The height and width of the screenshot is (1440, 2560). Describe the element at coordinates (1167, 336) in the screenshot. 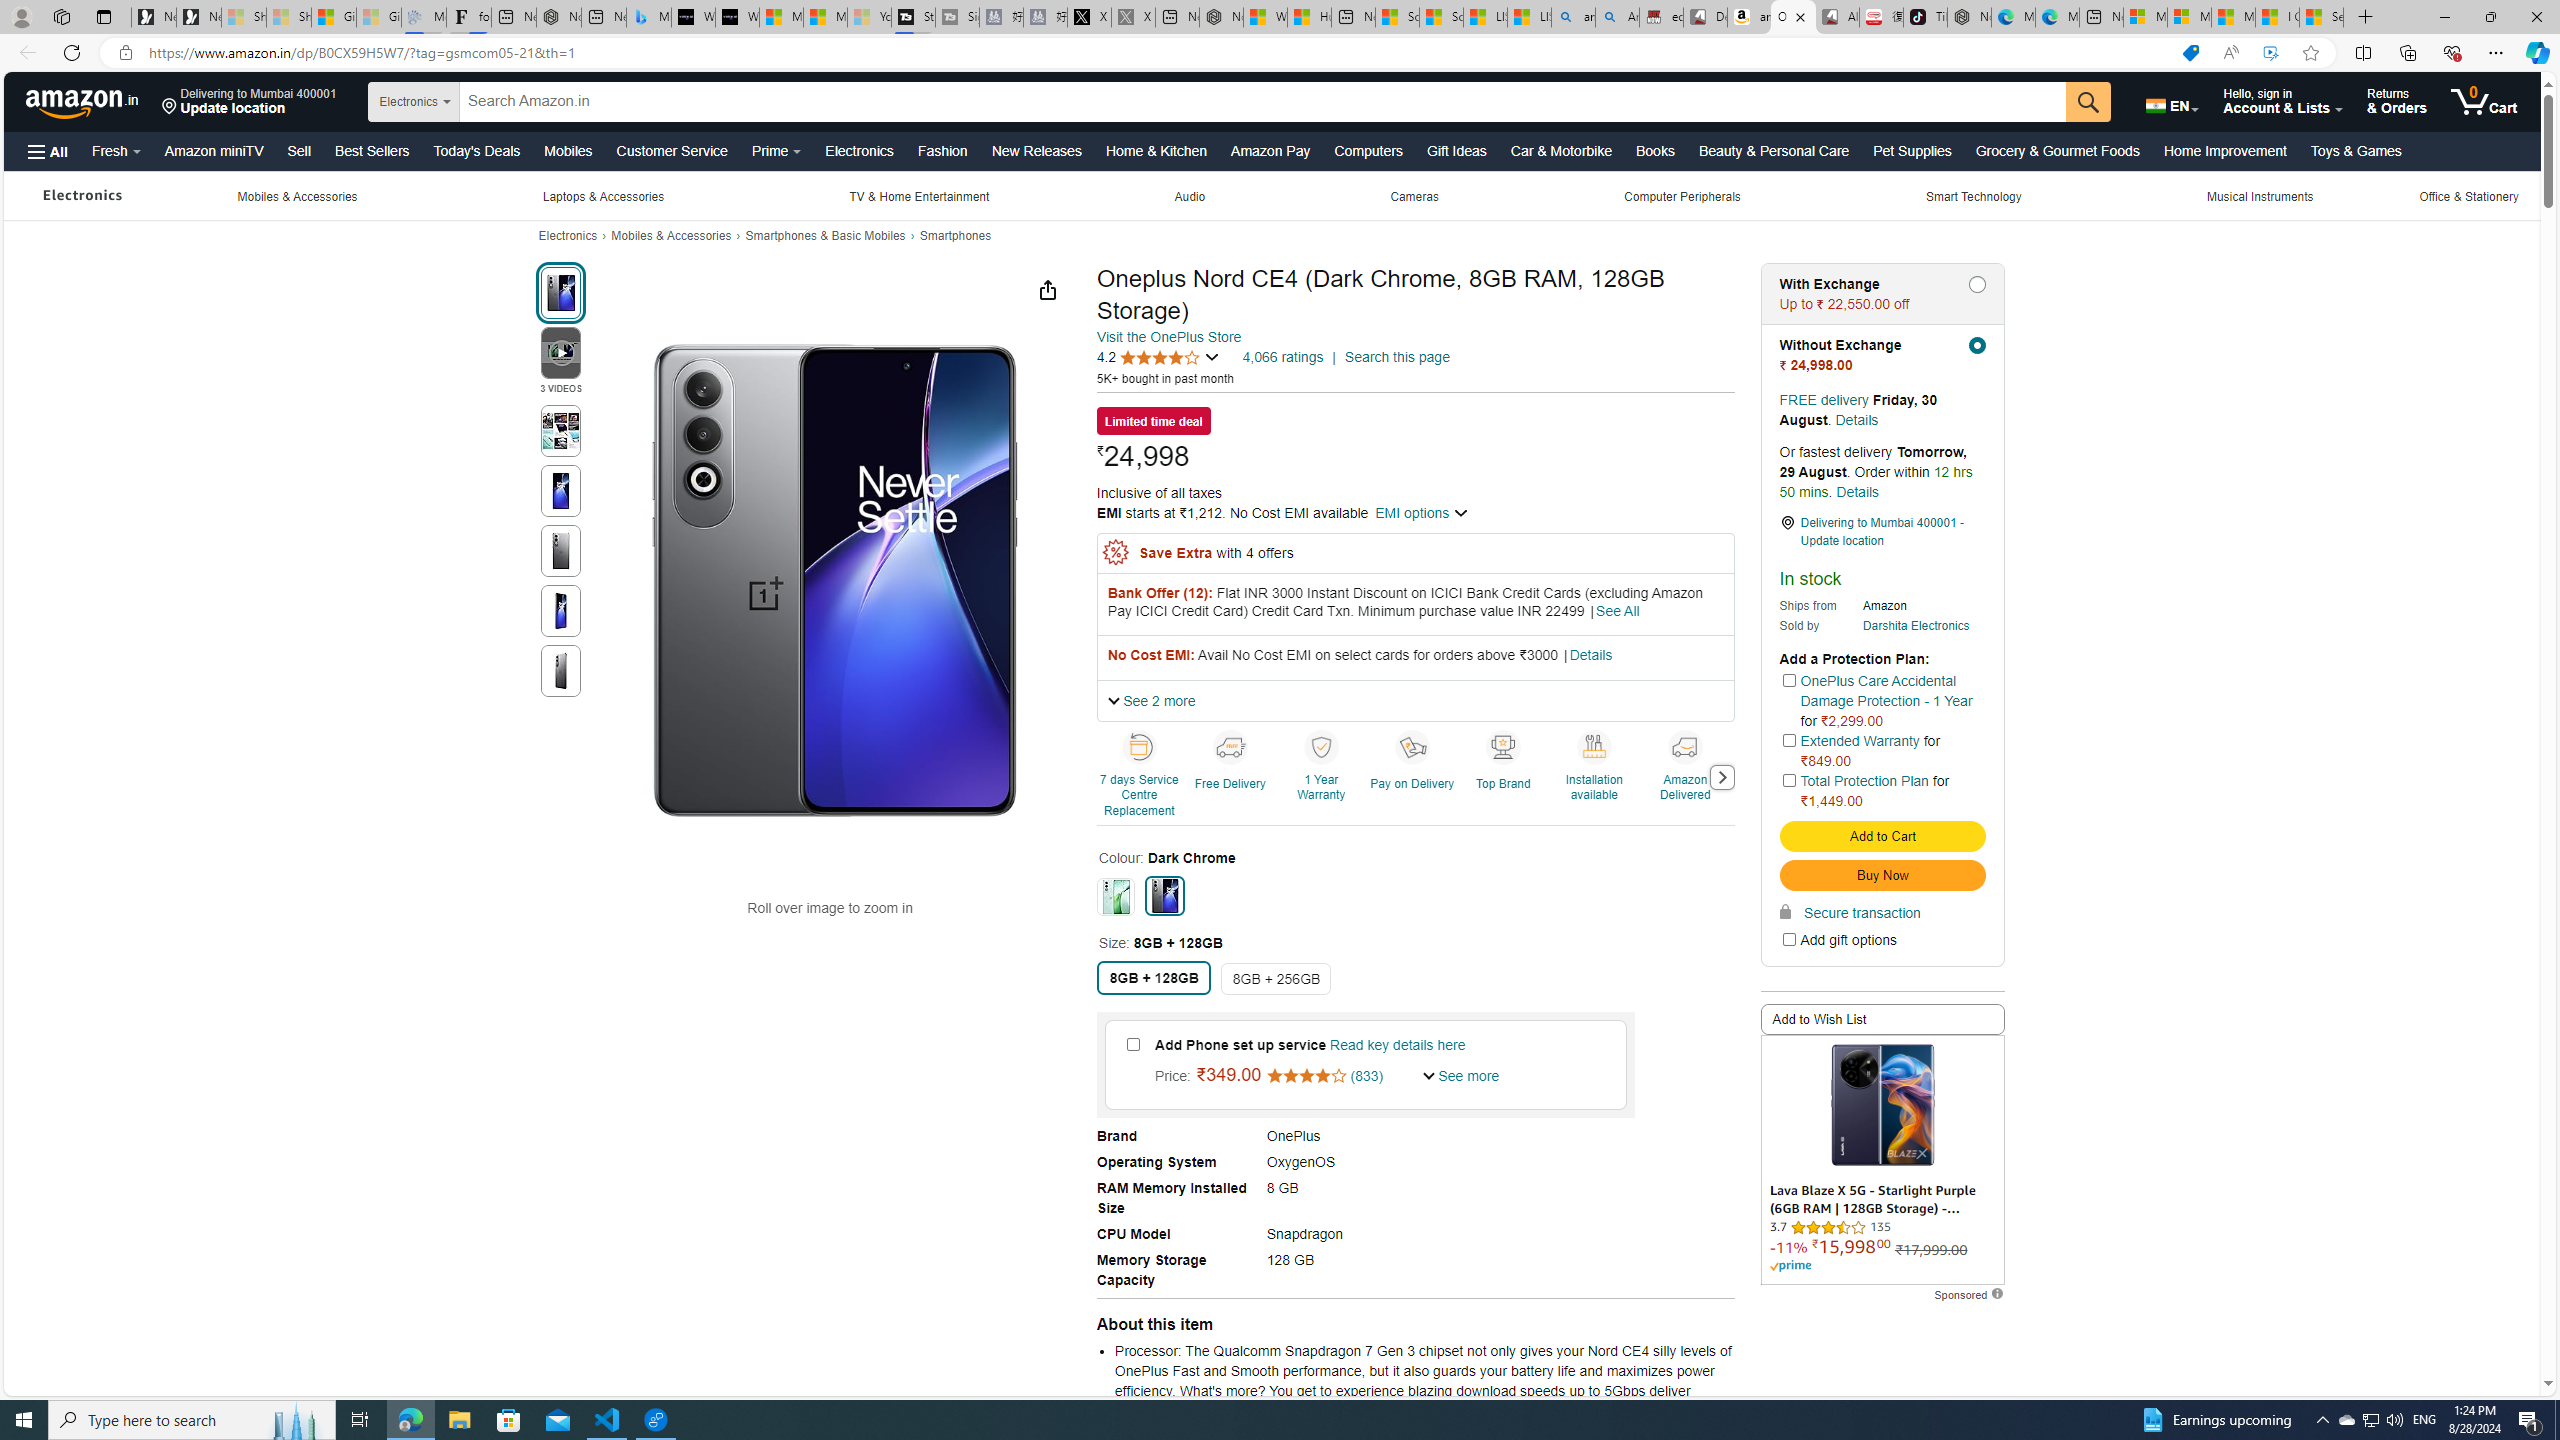

I see `'Visit the OnePlus Store'` at that location.